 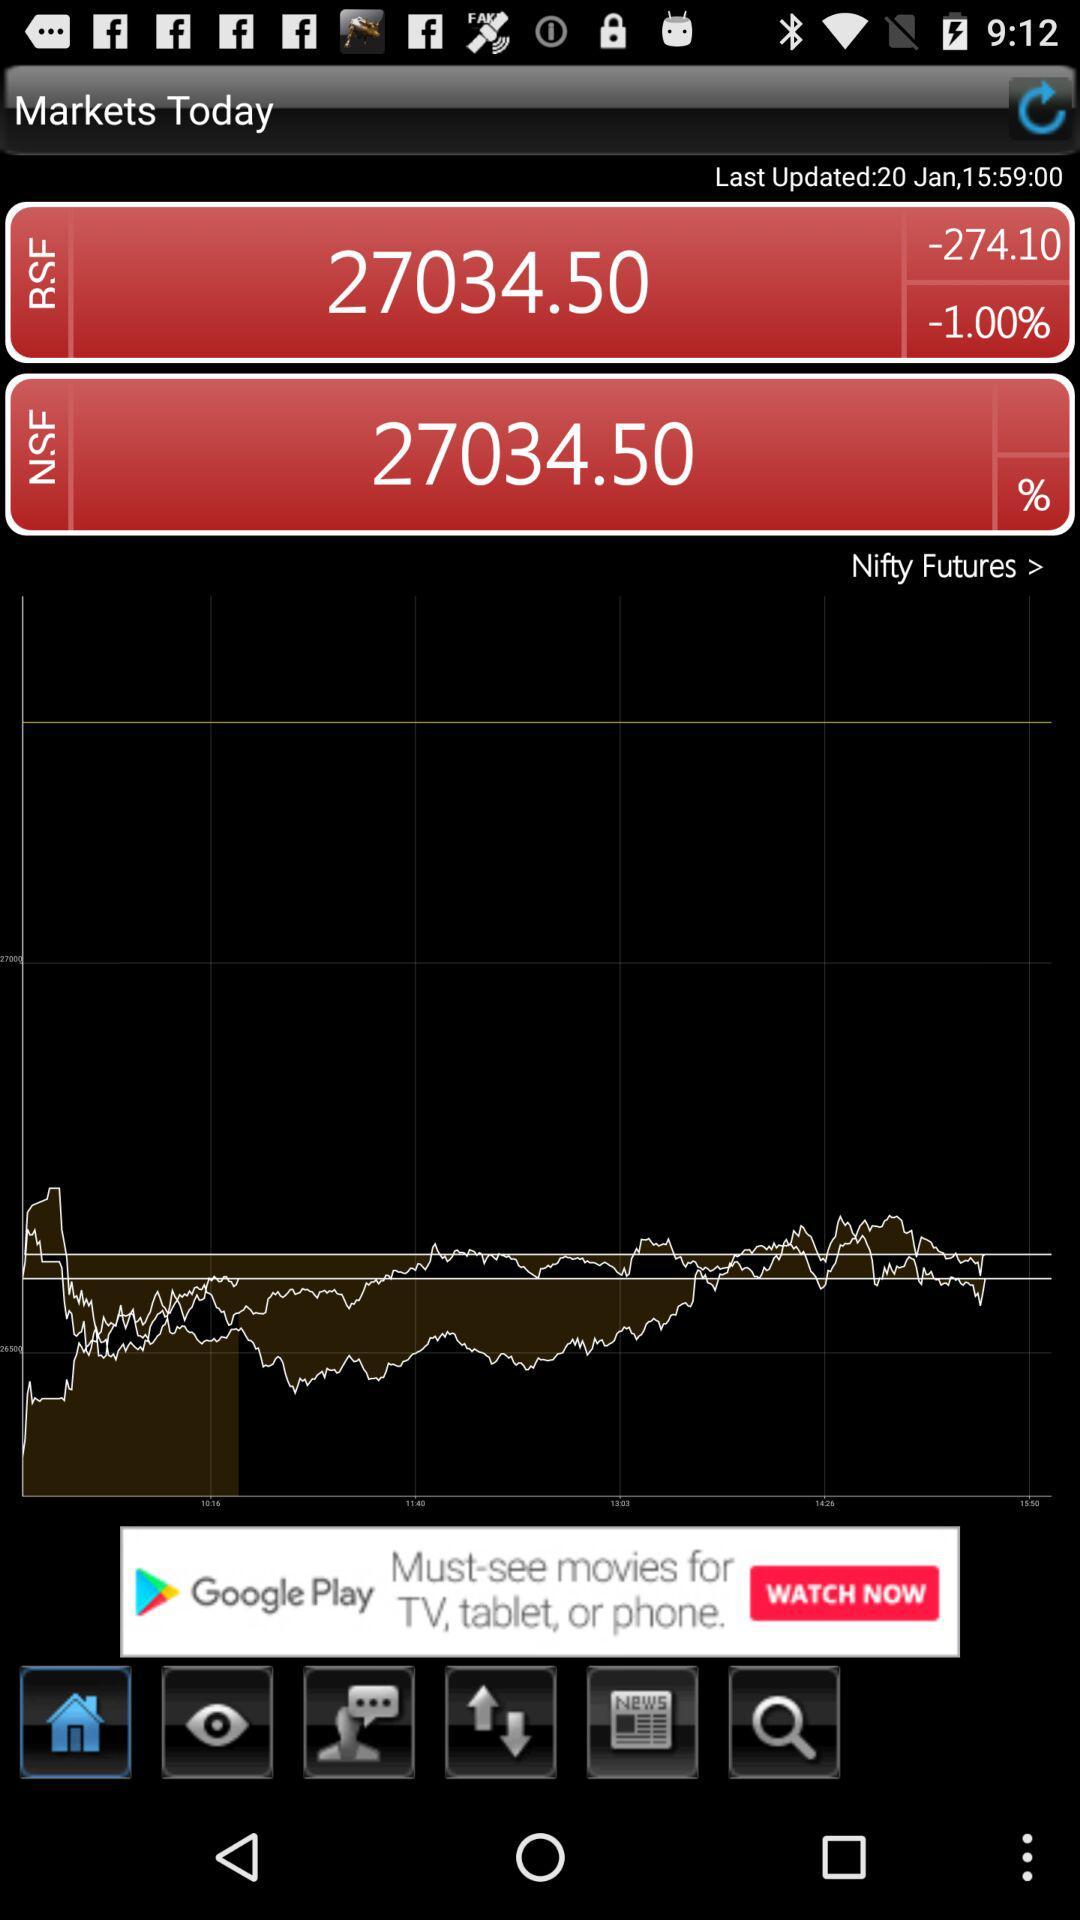 What do you see at coordinates (643, 1727) in the screenshot?
I see `caleanter` at bounding box center [643, 1727].